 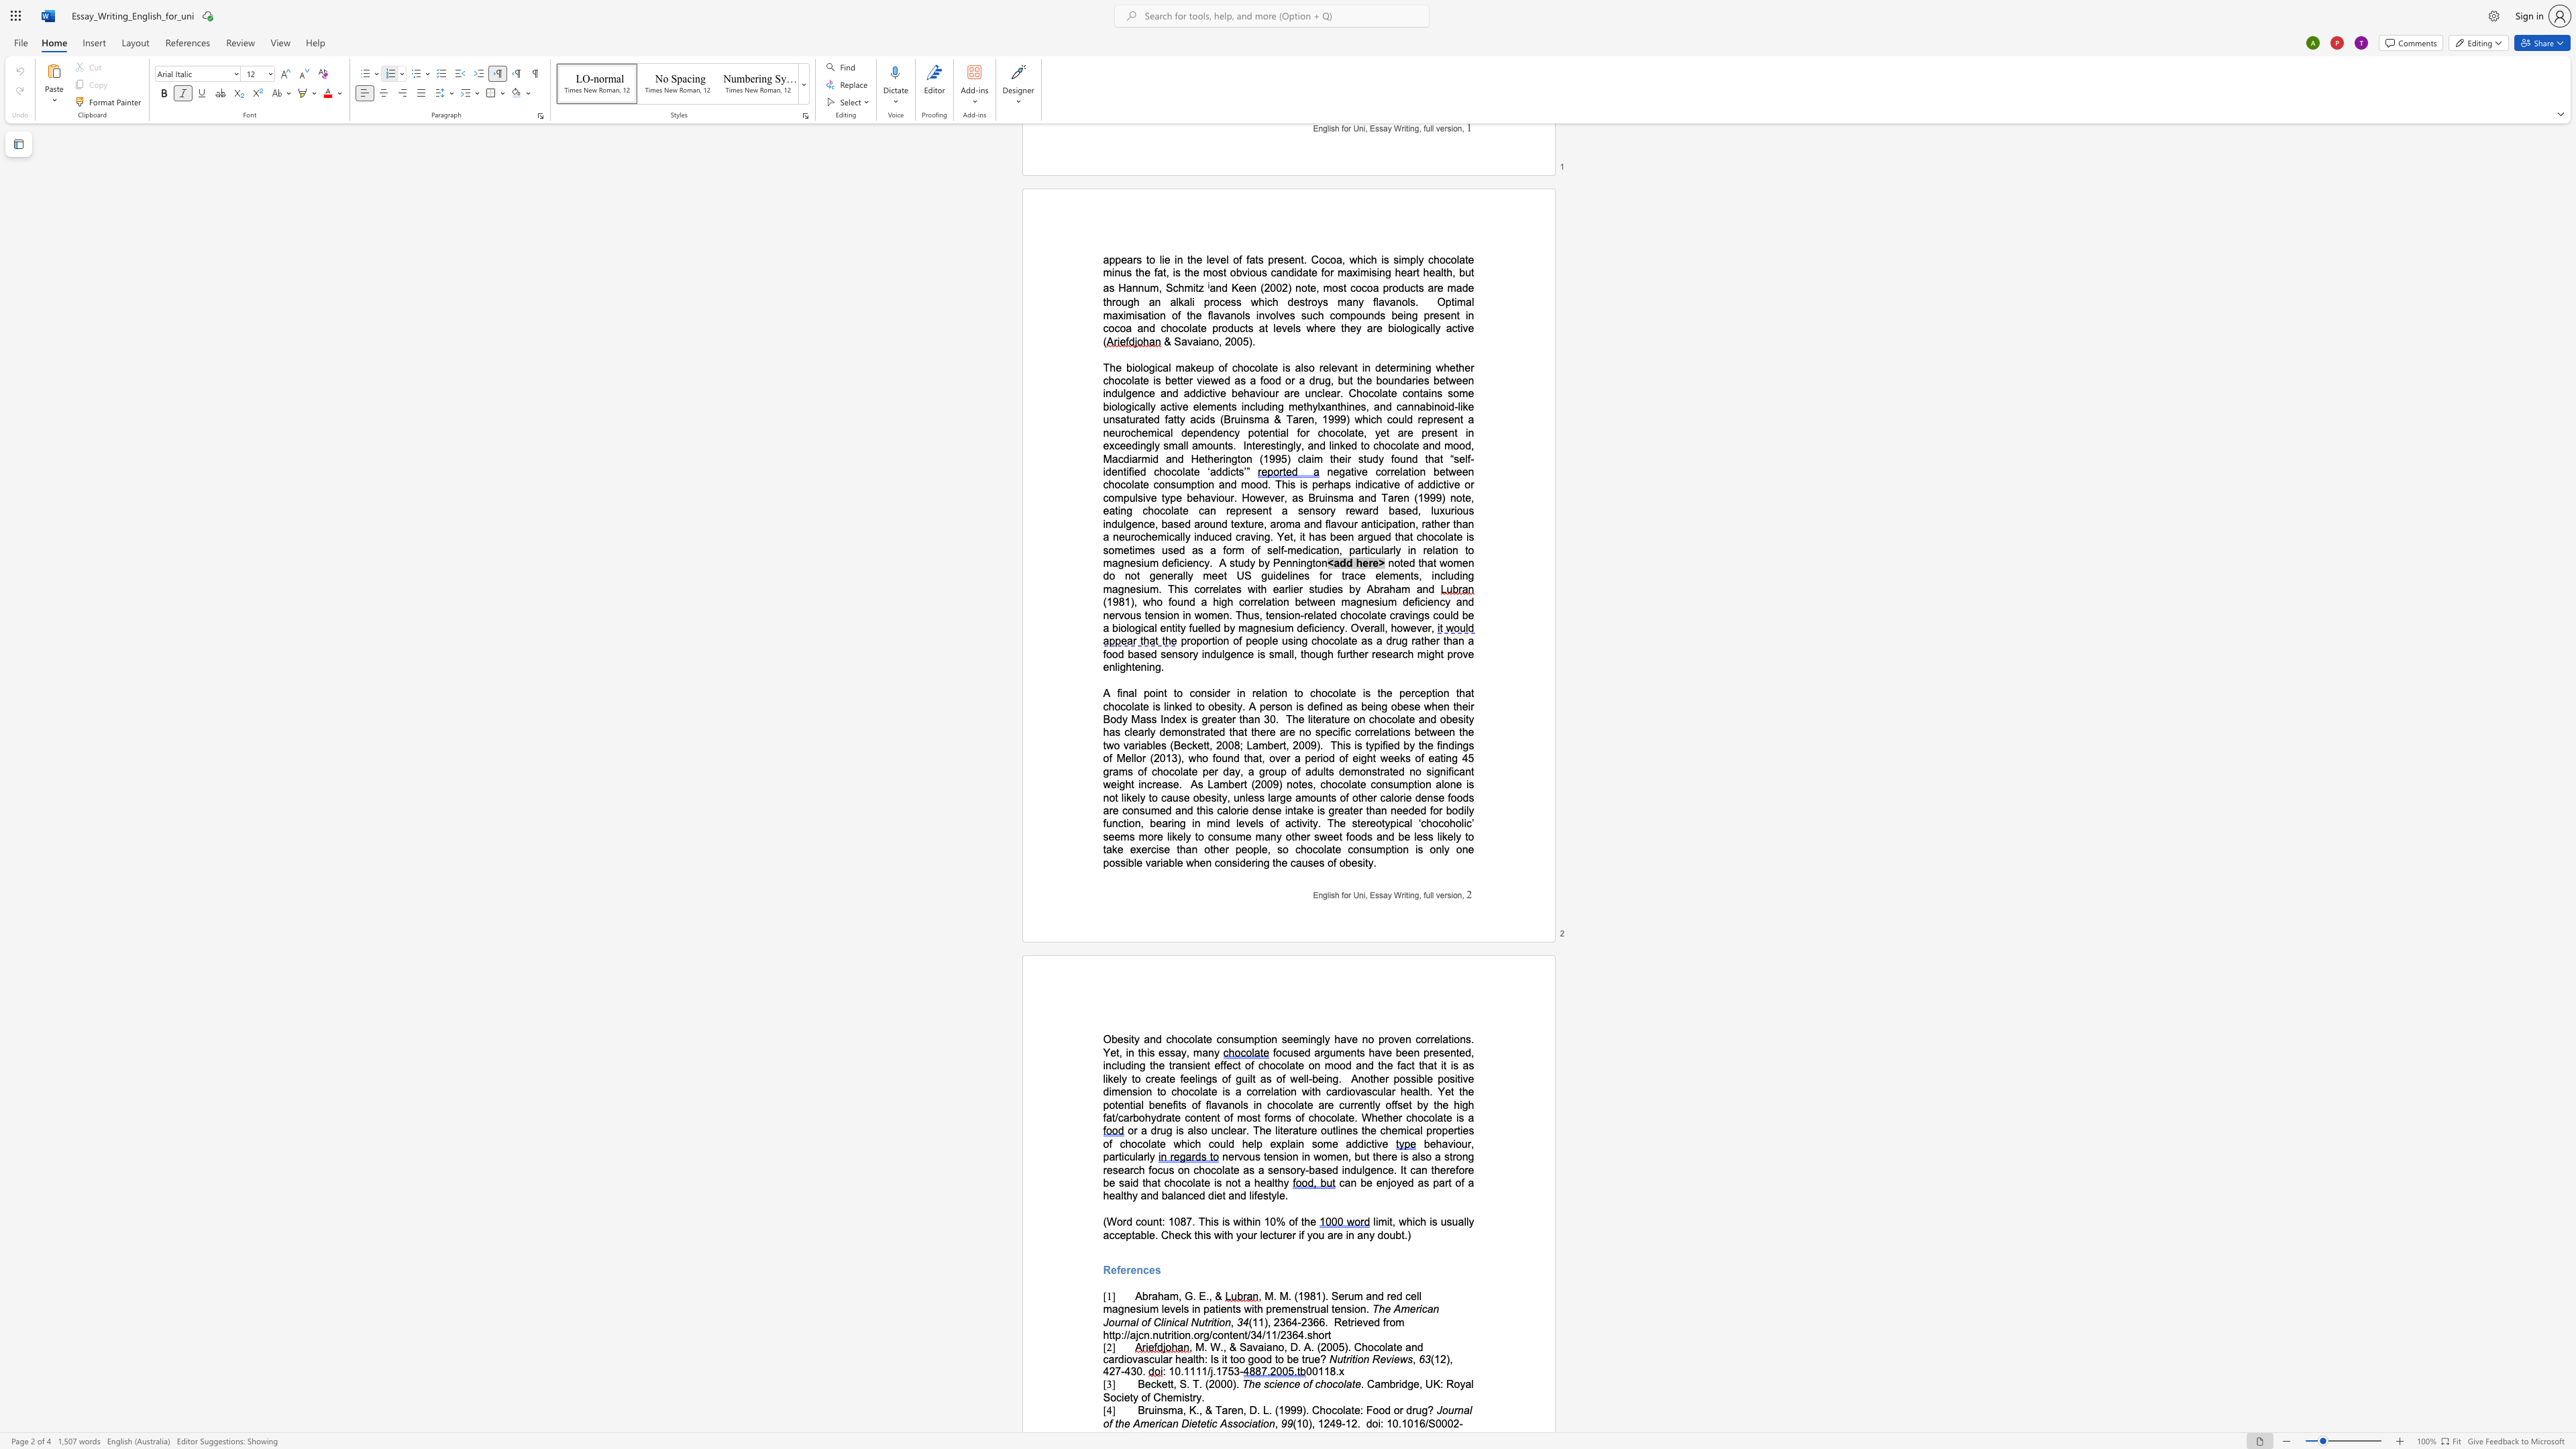 What do you see at coordinates (1203, 1334) in the screenshot?
I see `the space between the continuous character "r" and "g" in the text` at bounding box center [1203, 1334].